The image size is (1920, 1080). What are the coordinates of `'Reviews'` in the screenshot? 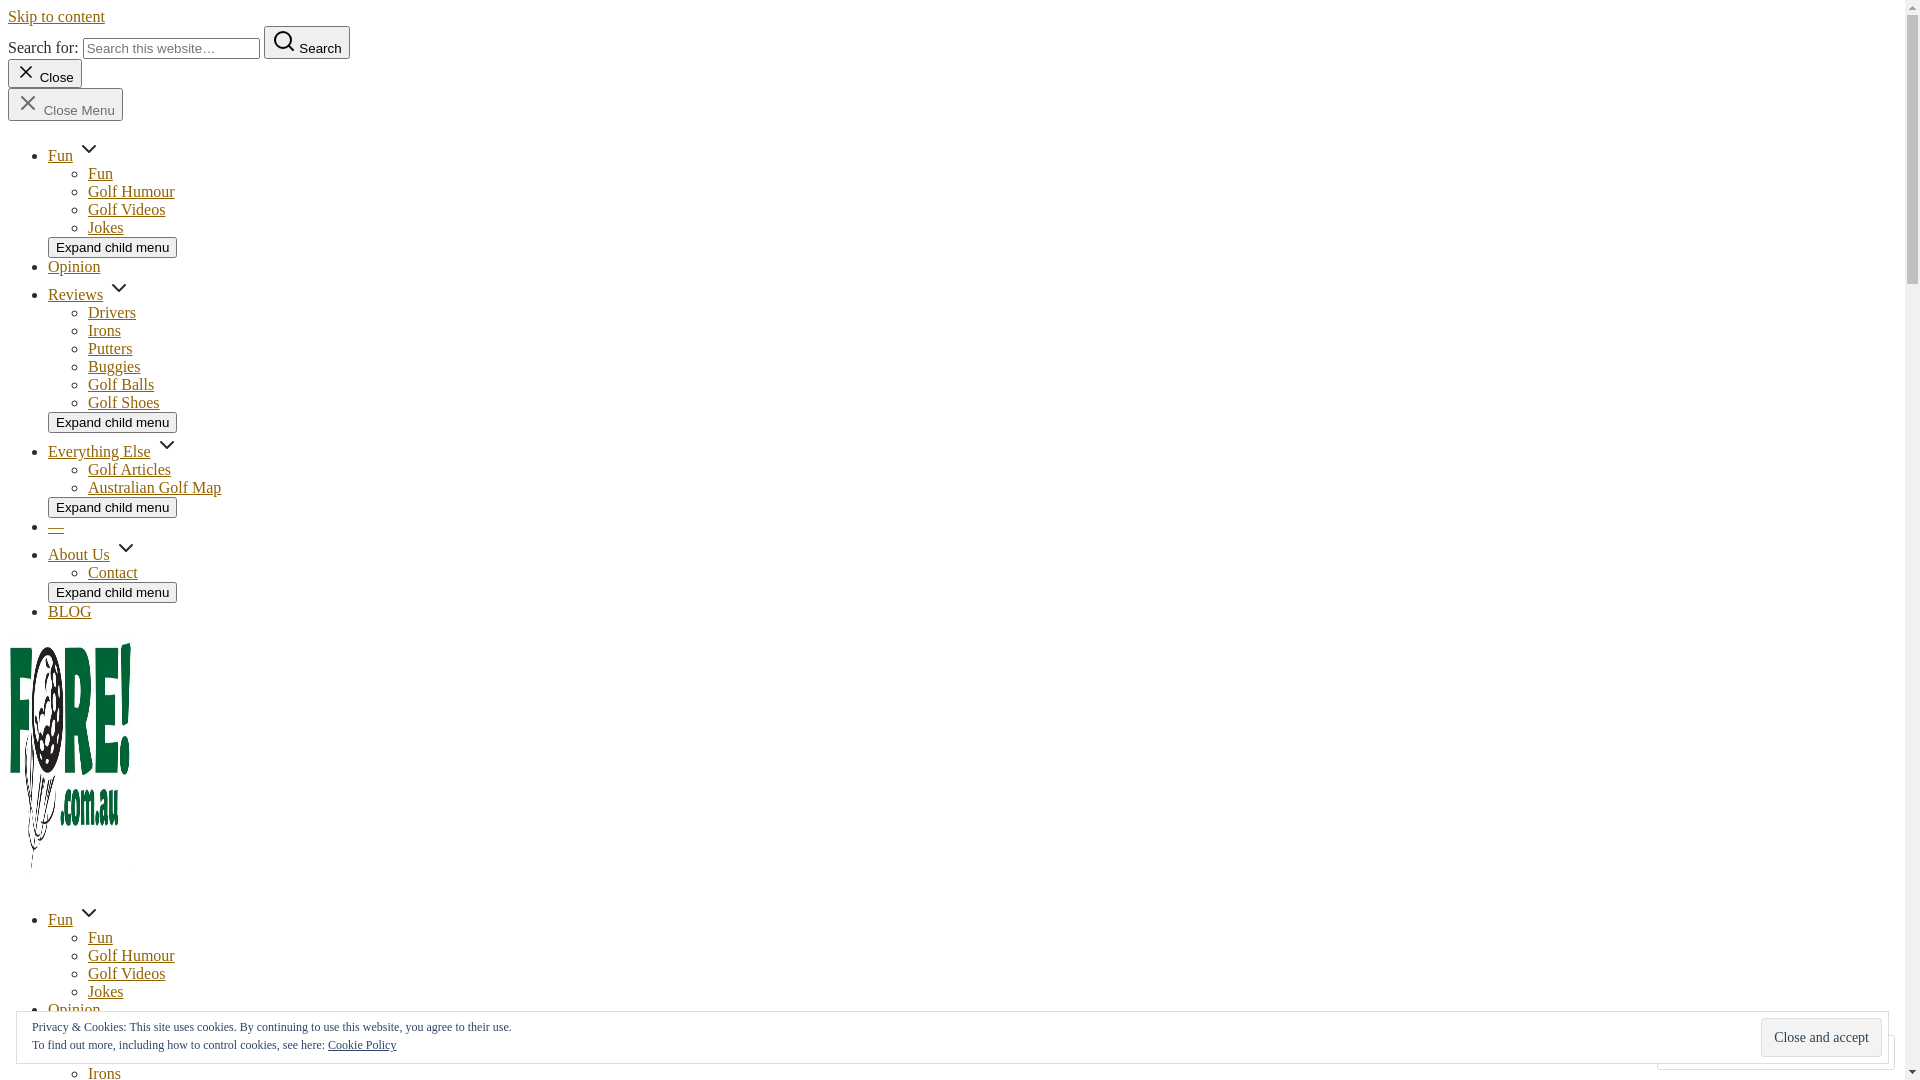 It's located at (75, 294).